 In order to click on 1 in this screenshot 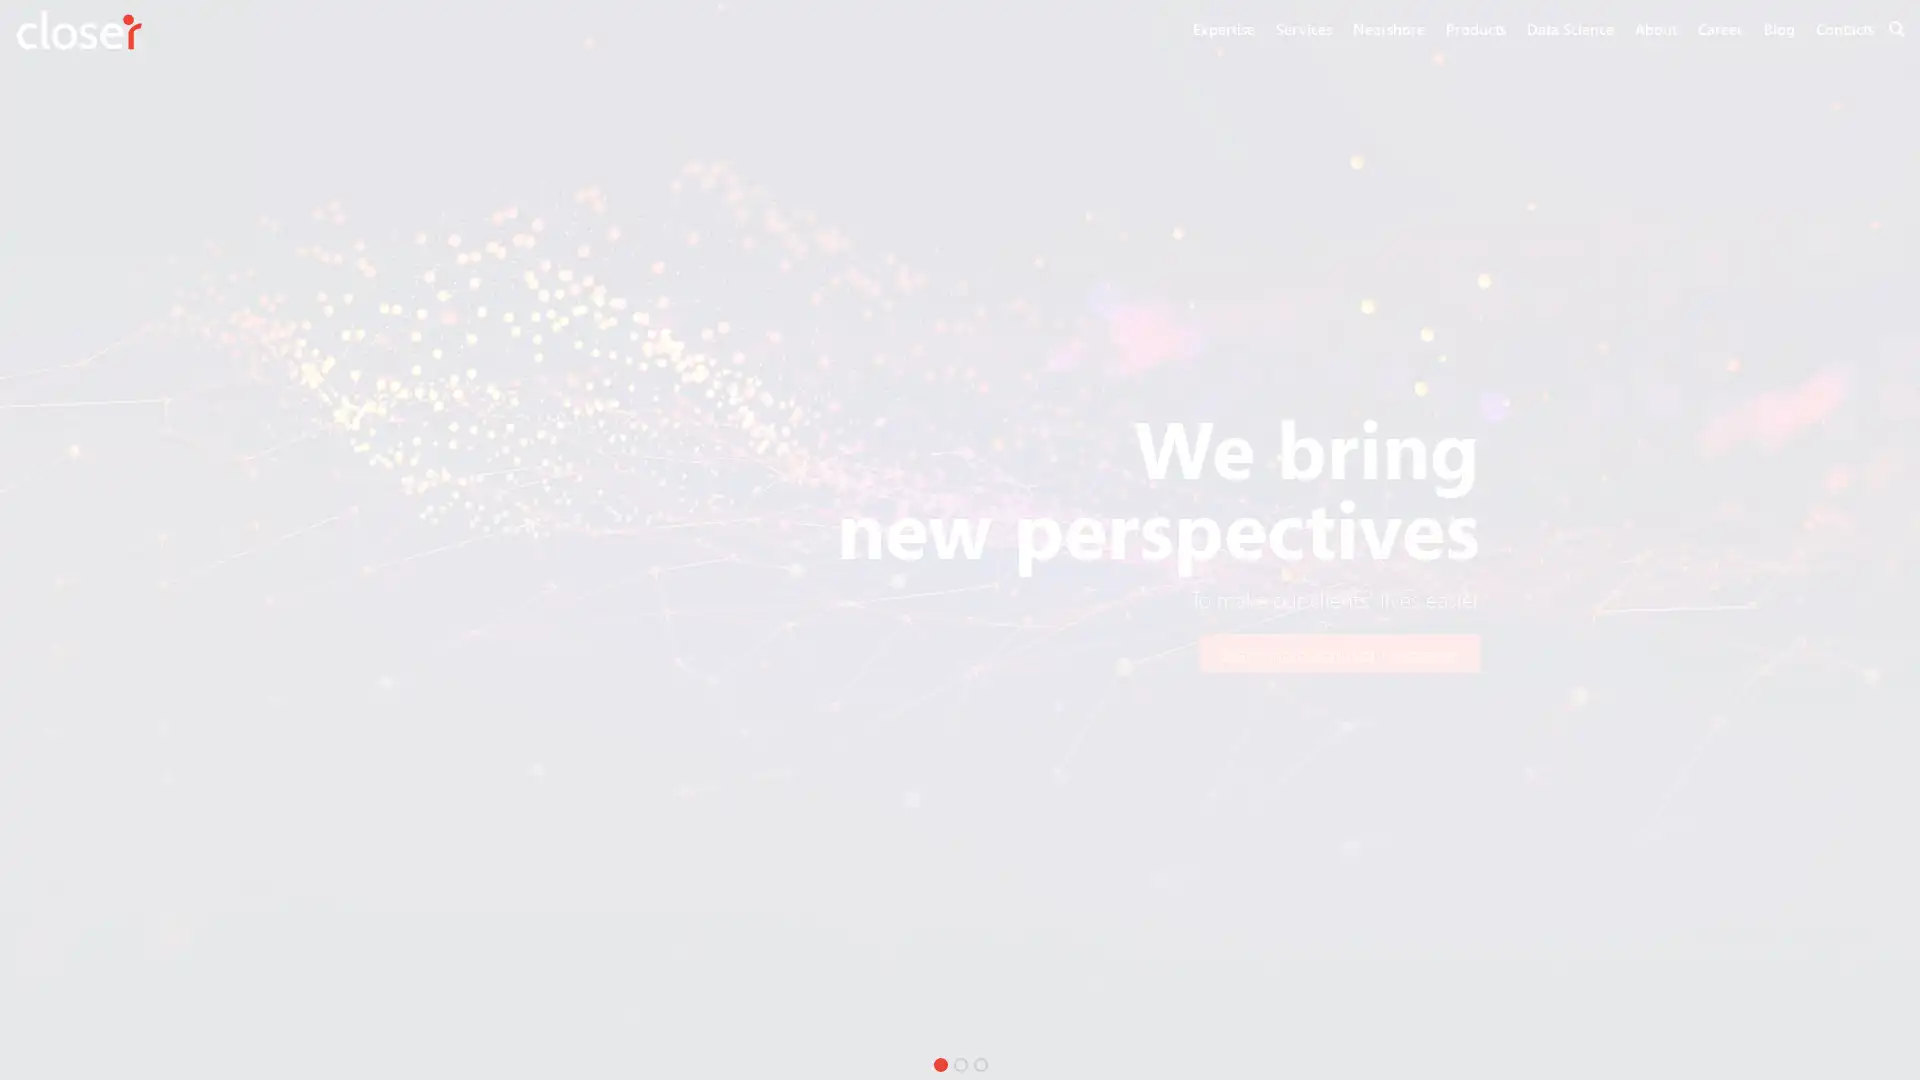, I will do `click(939, 1063)`.